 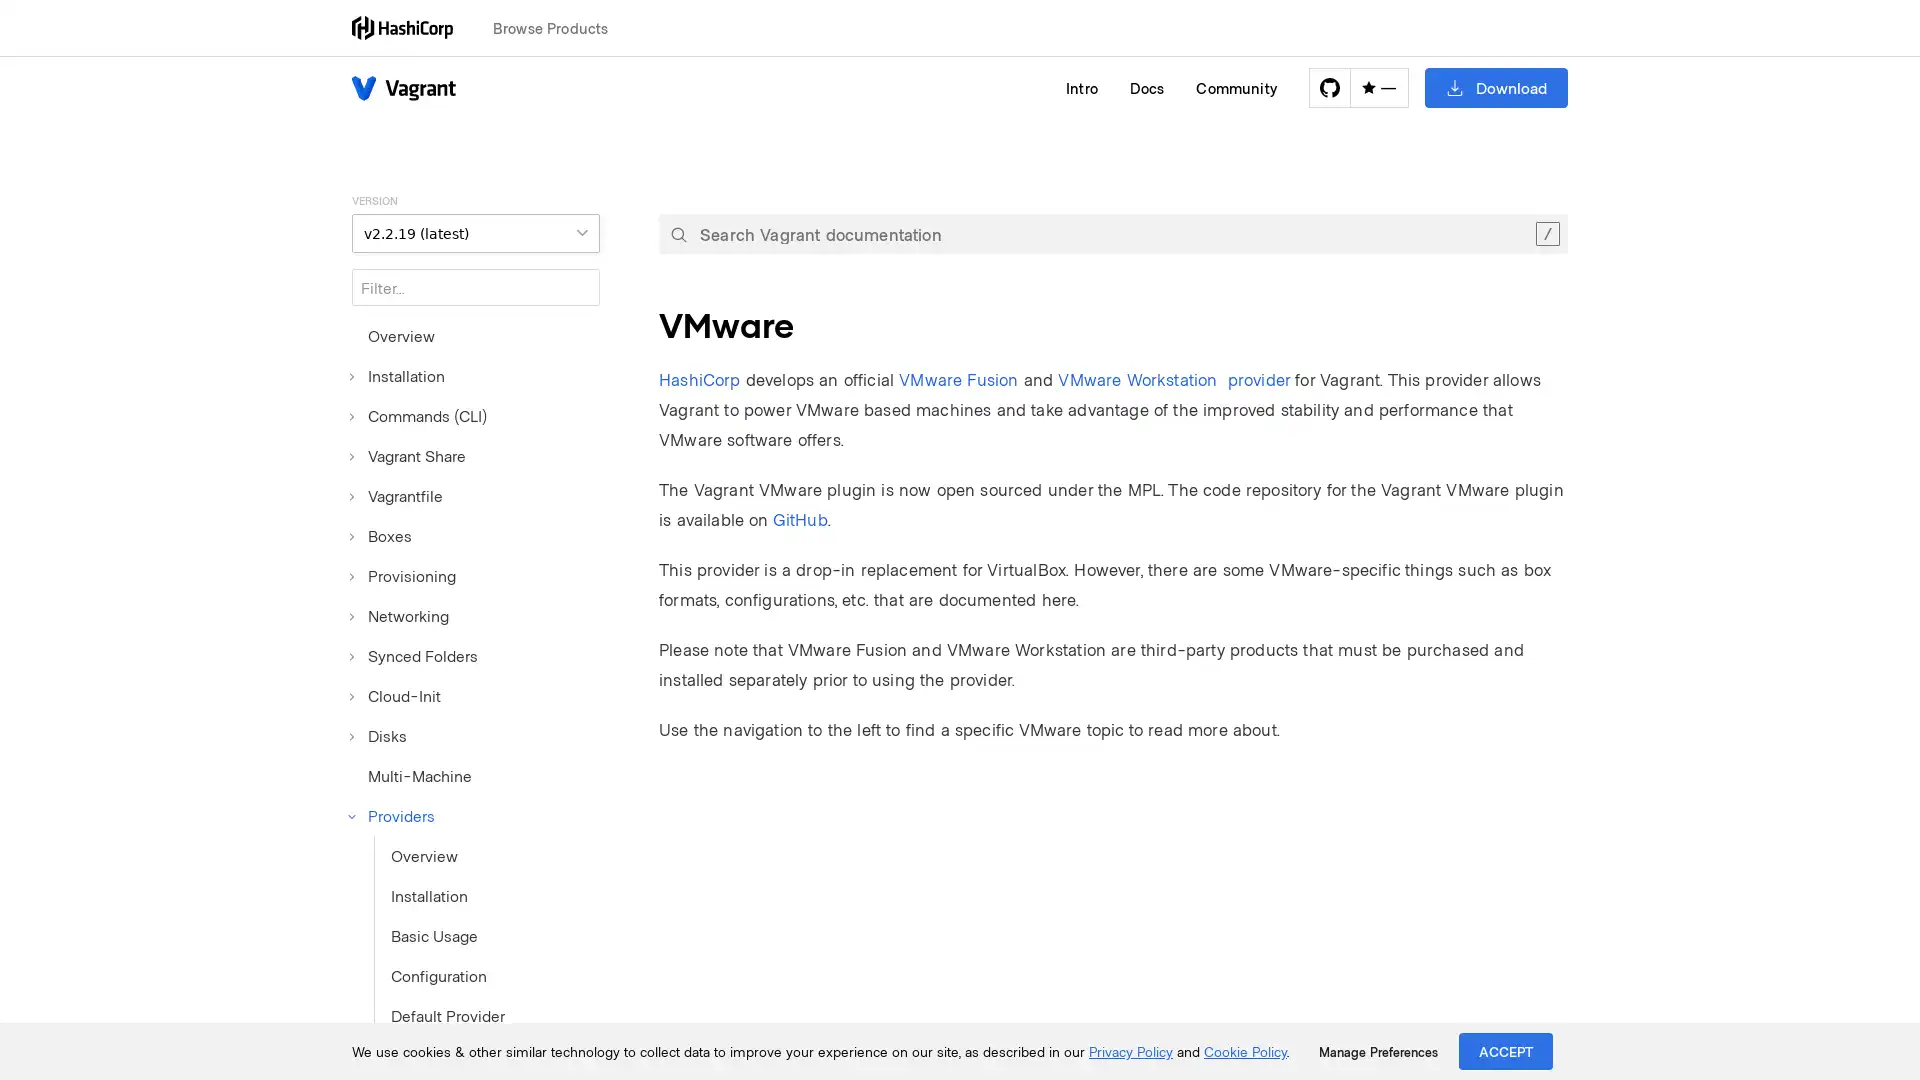 I want to click on Submit your search query., so click(x=678, y=233).